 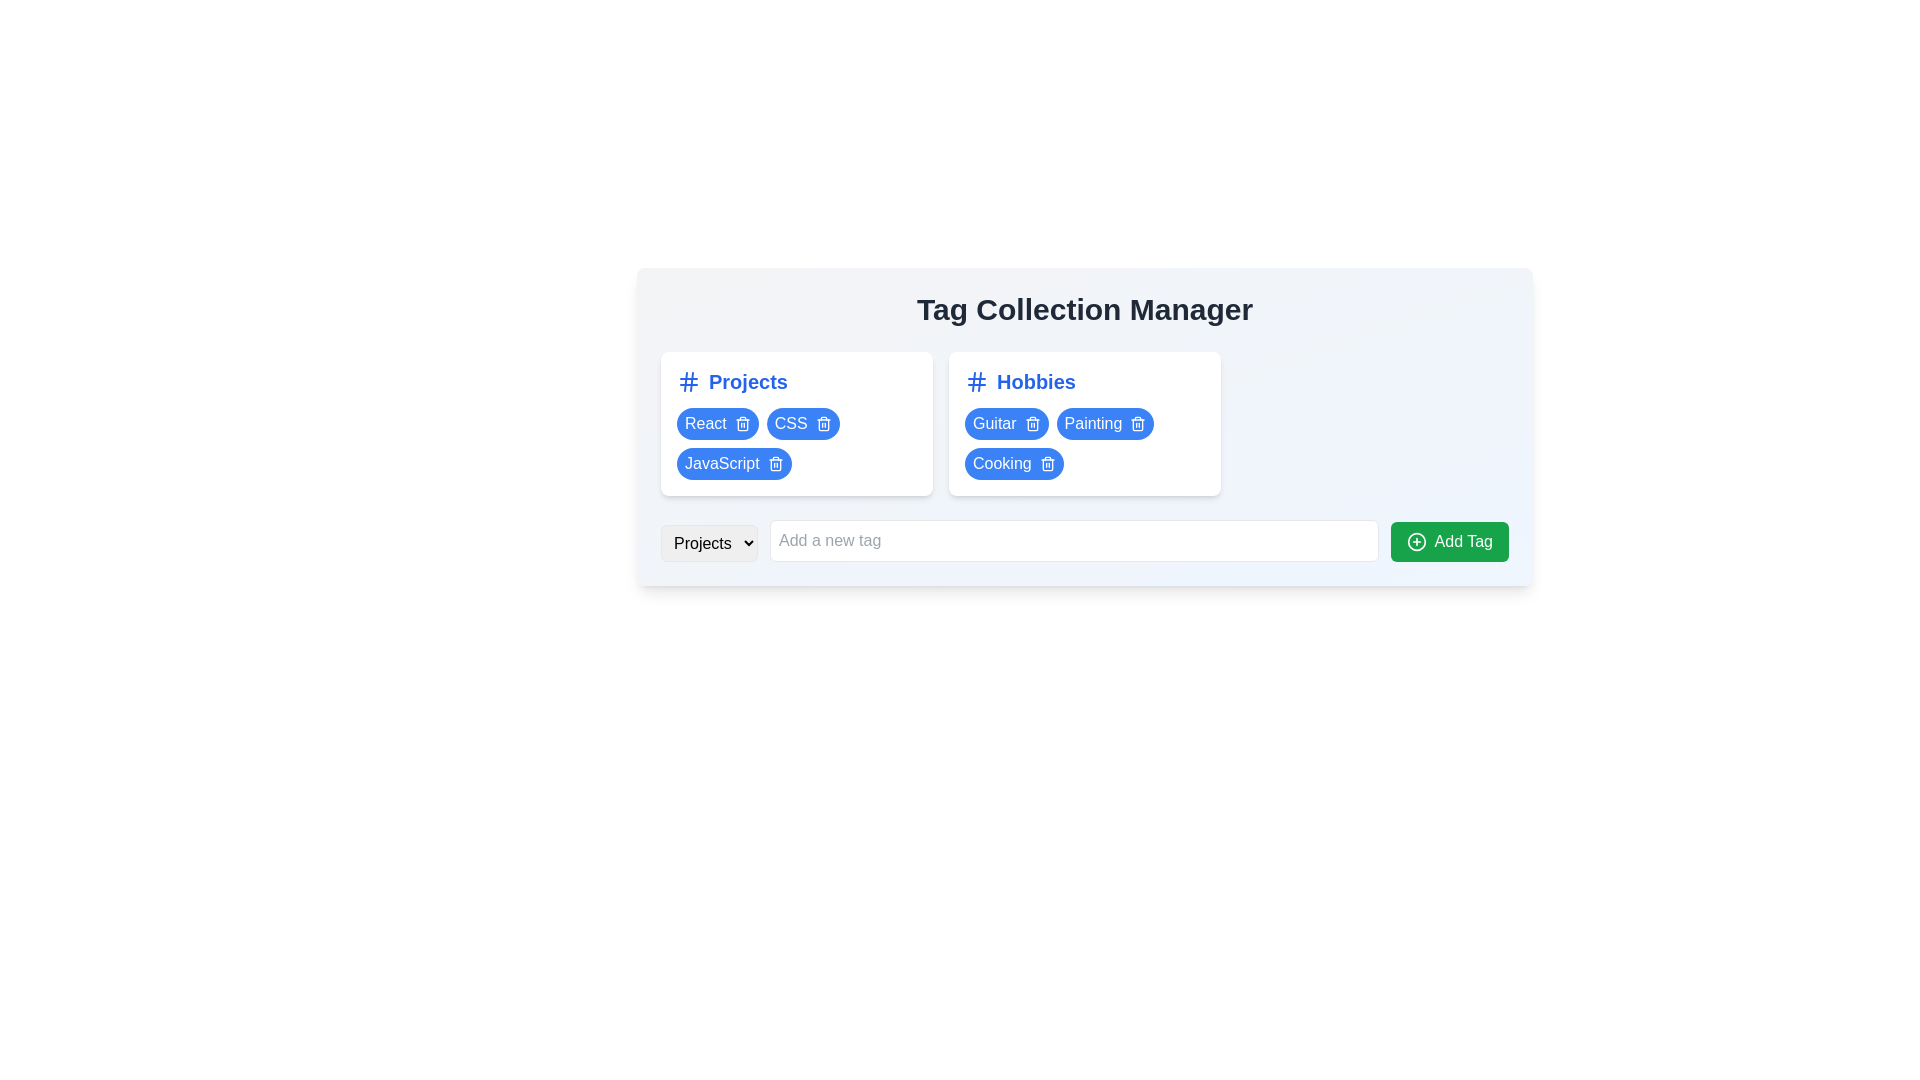 I want to click on the 'Projects' dropdown menu, so click(x=709, y=543).